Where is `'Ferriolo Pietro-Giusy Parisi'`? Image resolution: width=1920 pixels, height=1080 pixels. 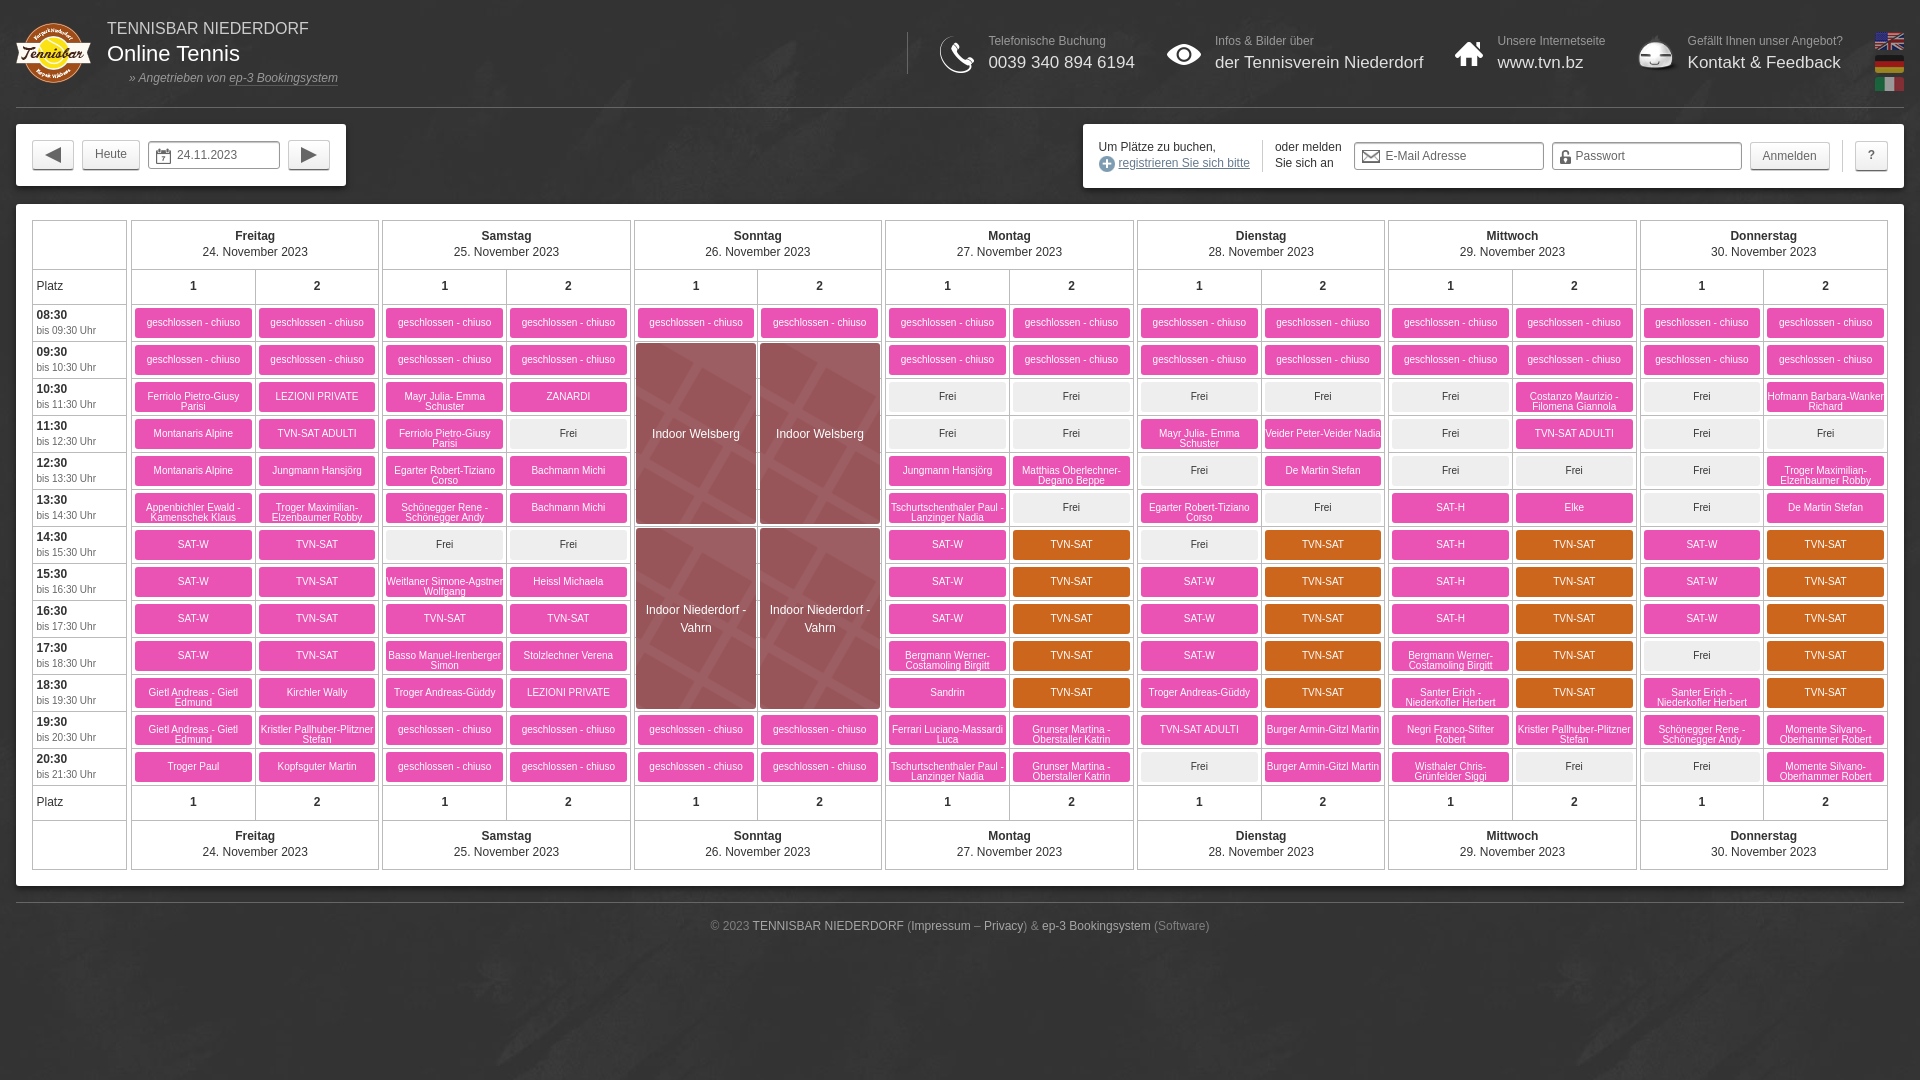 'Ferriolo Pietro-Giusy Parisi' is located at coordinates (443, 433).